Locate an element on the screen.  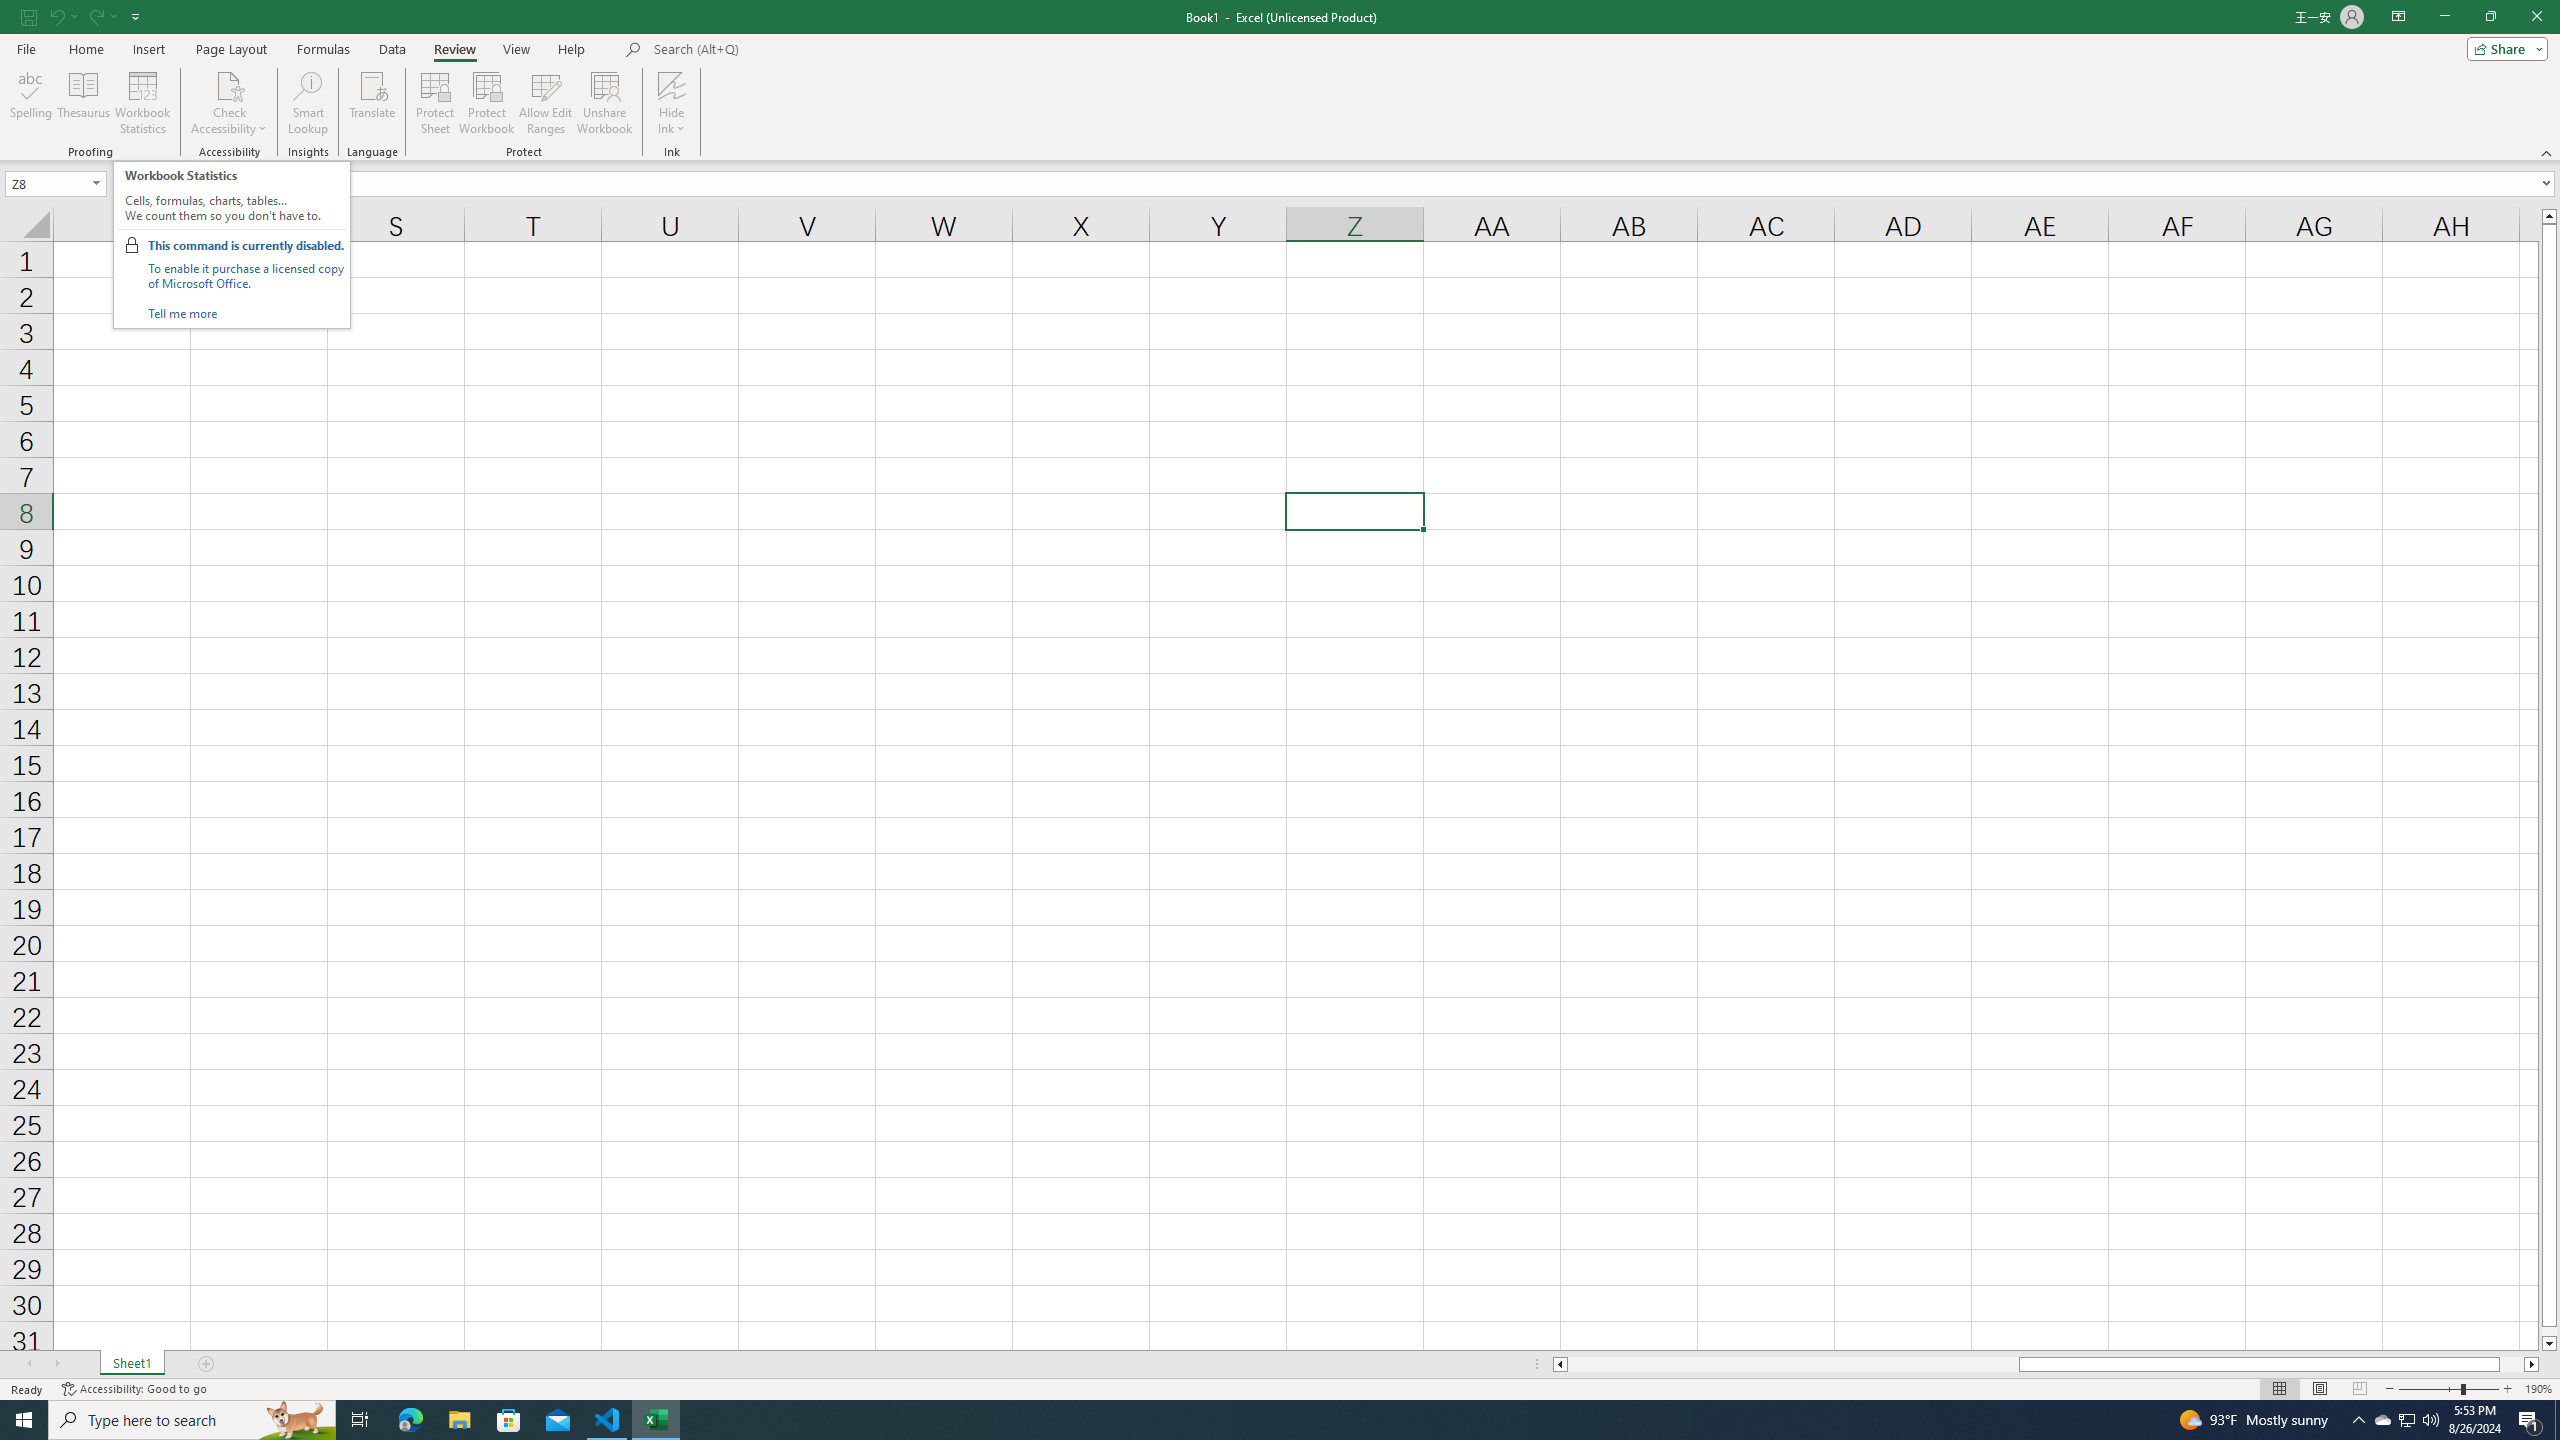
'Translate' is located at coordinates (371, 103).